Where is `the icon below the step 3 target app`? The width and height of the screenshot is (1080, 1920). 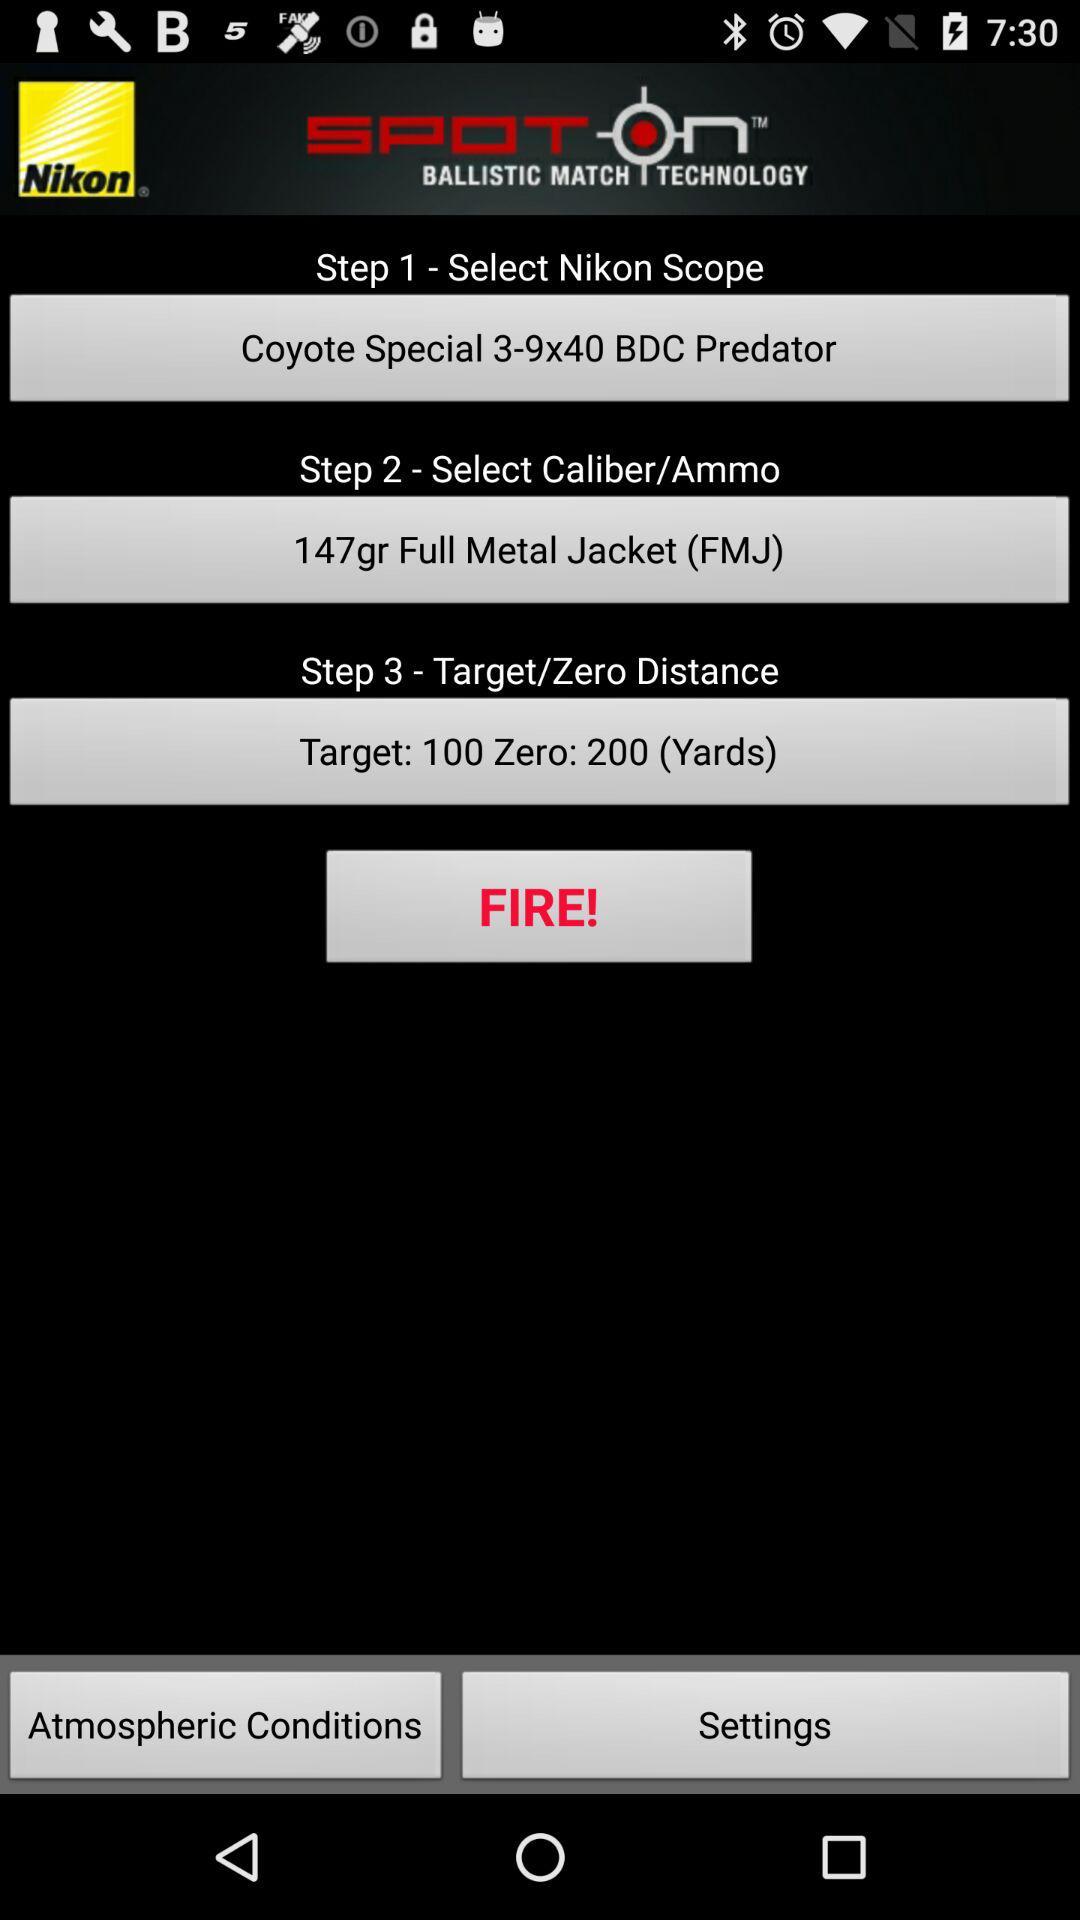
the icon below the step 3 target app is located at coordinates (540, 756).